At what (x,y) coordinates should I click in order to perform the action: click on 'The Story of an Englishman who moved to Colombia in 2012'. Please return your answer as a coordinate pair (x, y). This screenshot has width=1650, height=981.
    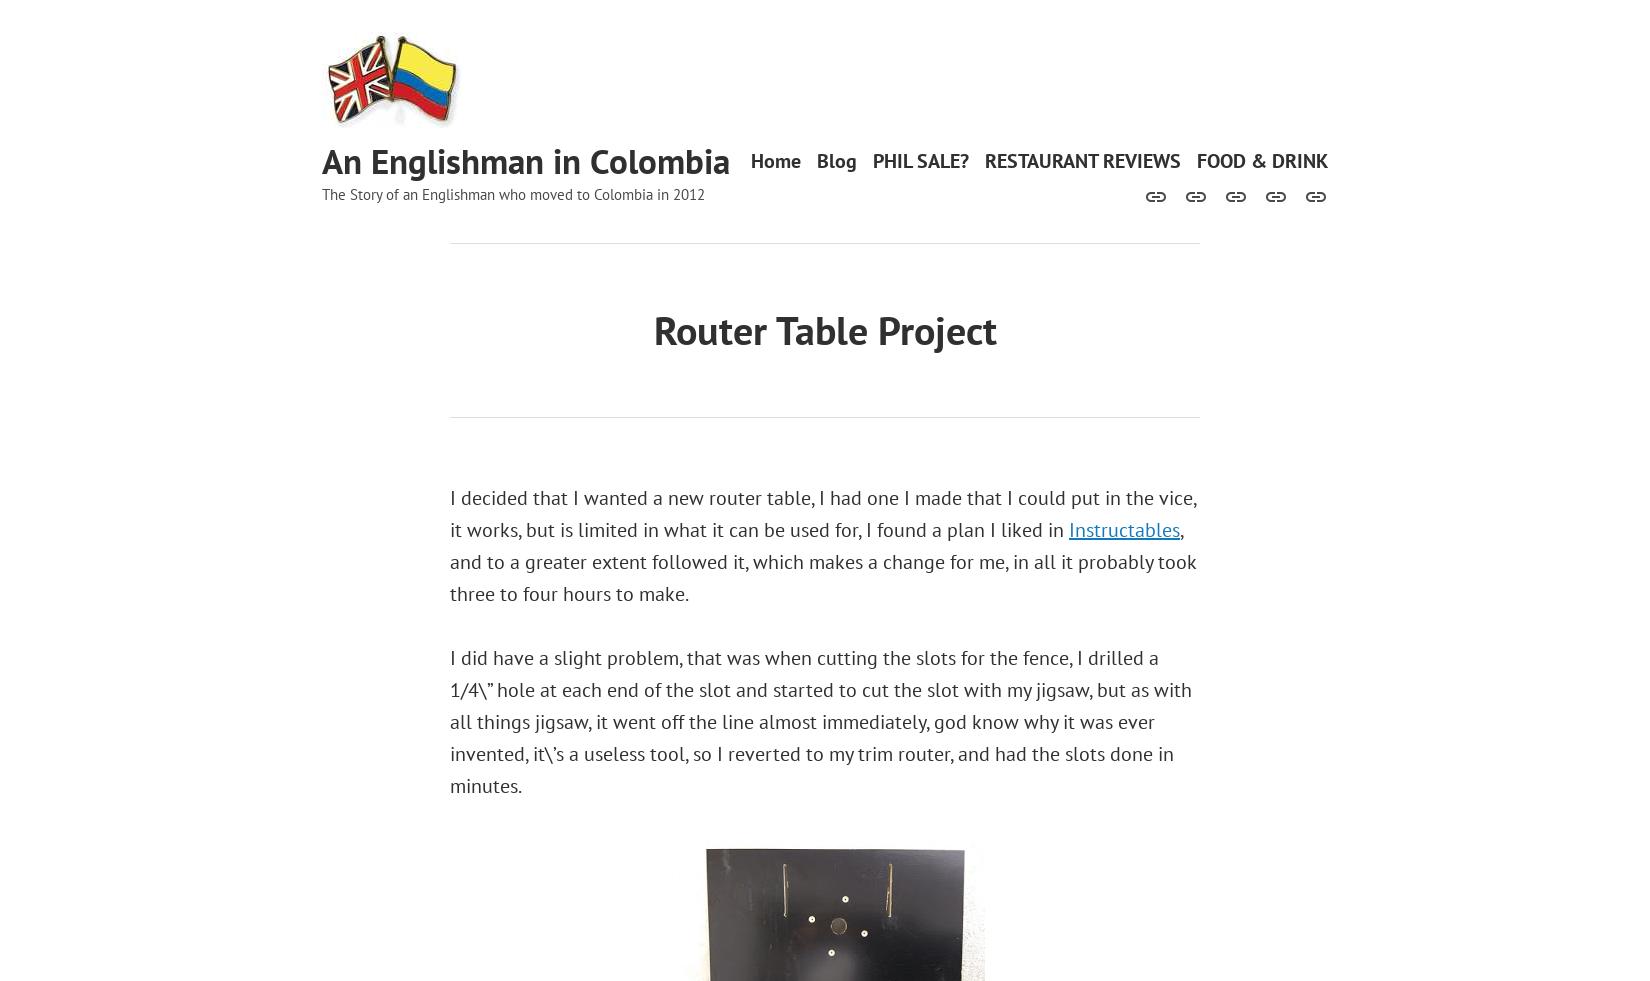
    Looking at the image, I should click on (512, 192).